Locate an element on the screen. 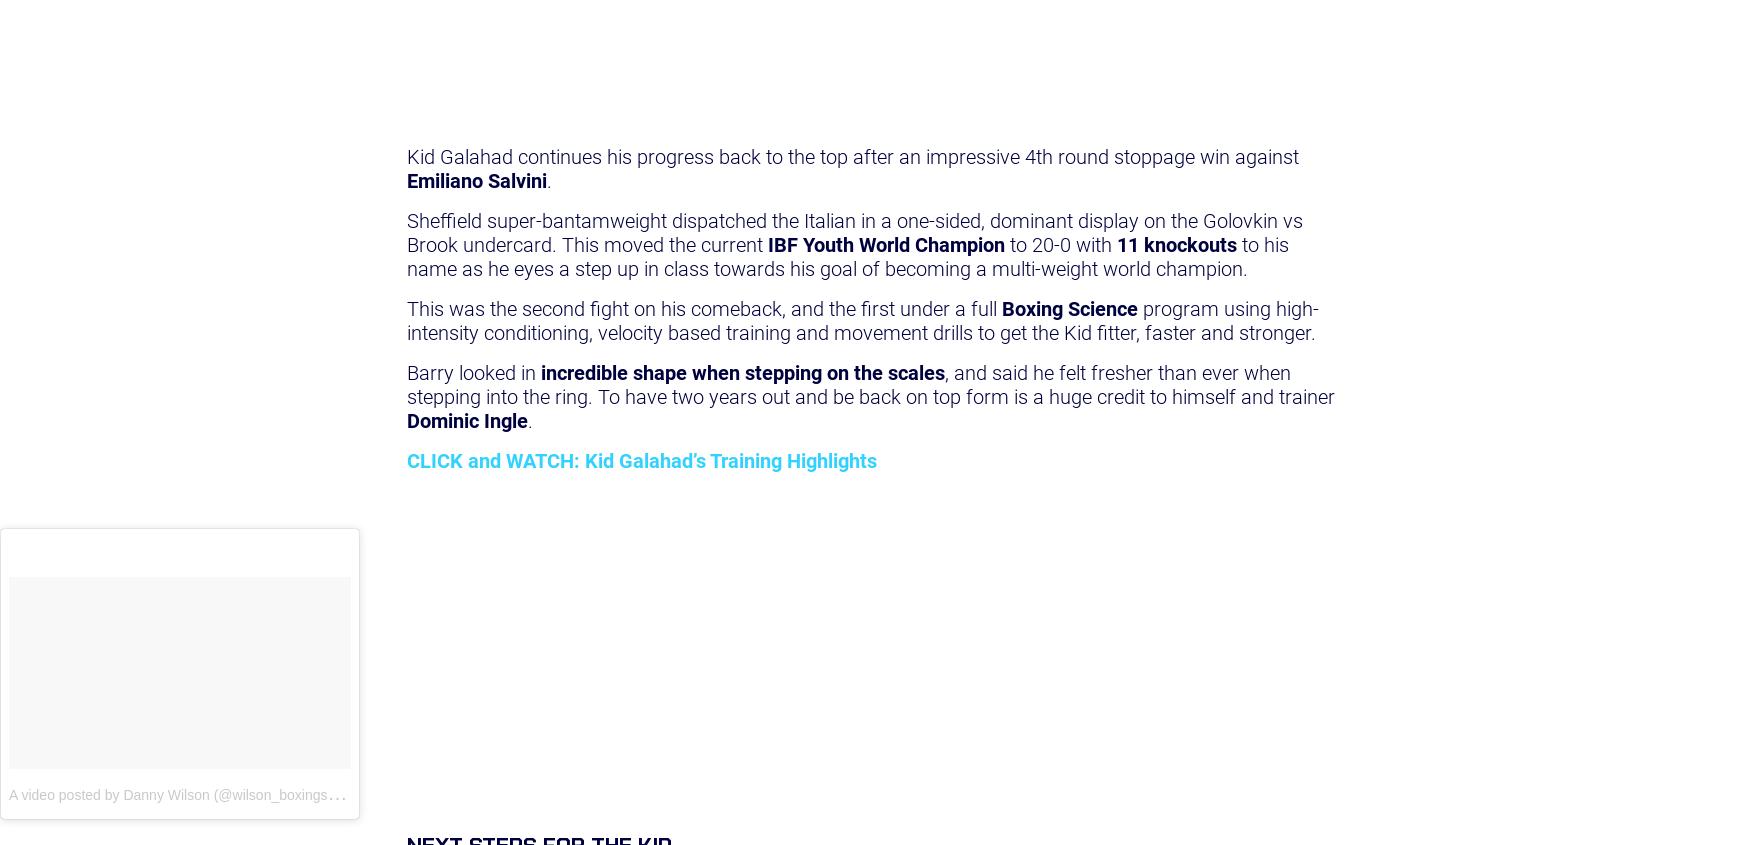 The height and width of the screenshot is (845, 1742). 'incredible shape when stepping on the scales' is located at coordinates (740, 371).